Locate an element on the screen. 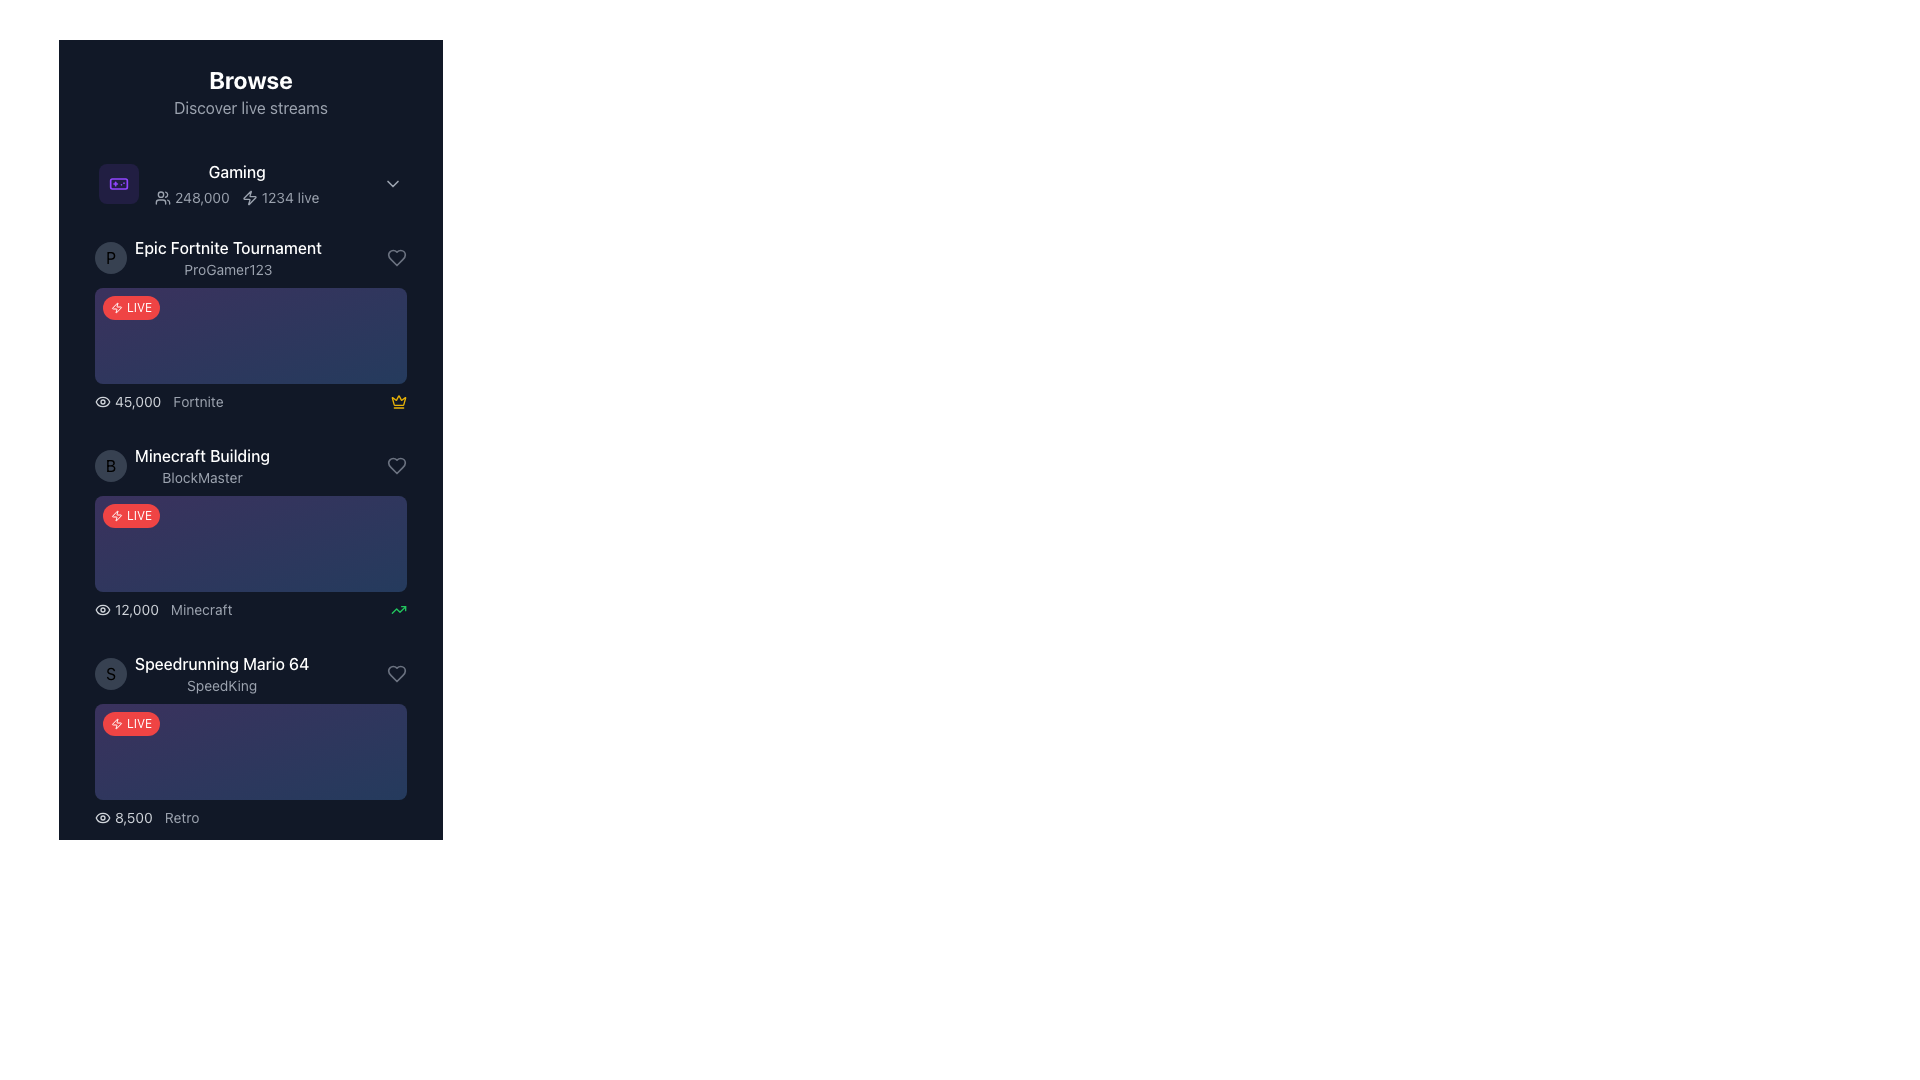 The height and width of the screenshot is (1080, 1920). the numeric text '8,500' styled in gray font next to the eye icon, which indicates viewer count for the 'Speedrunning Mario 64' list entry is located at coordinates (122, 817).